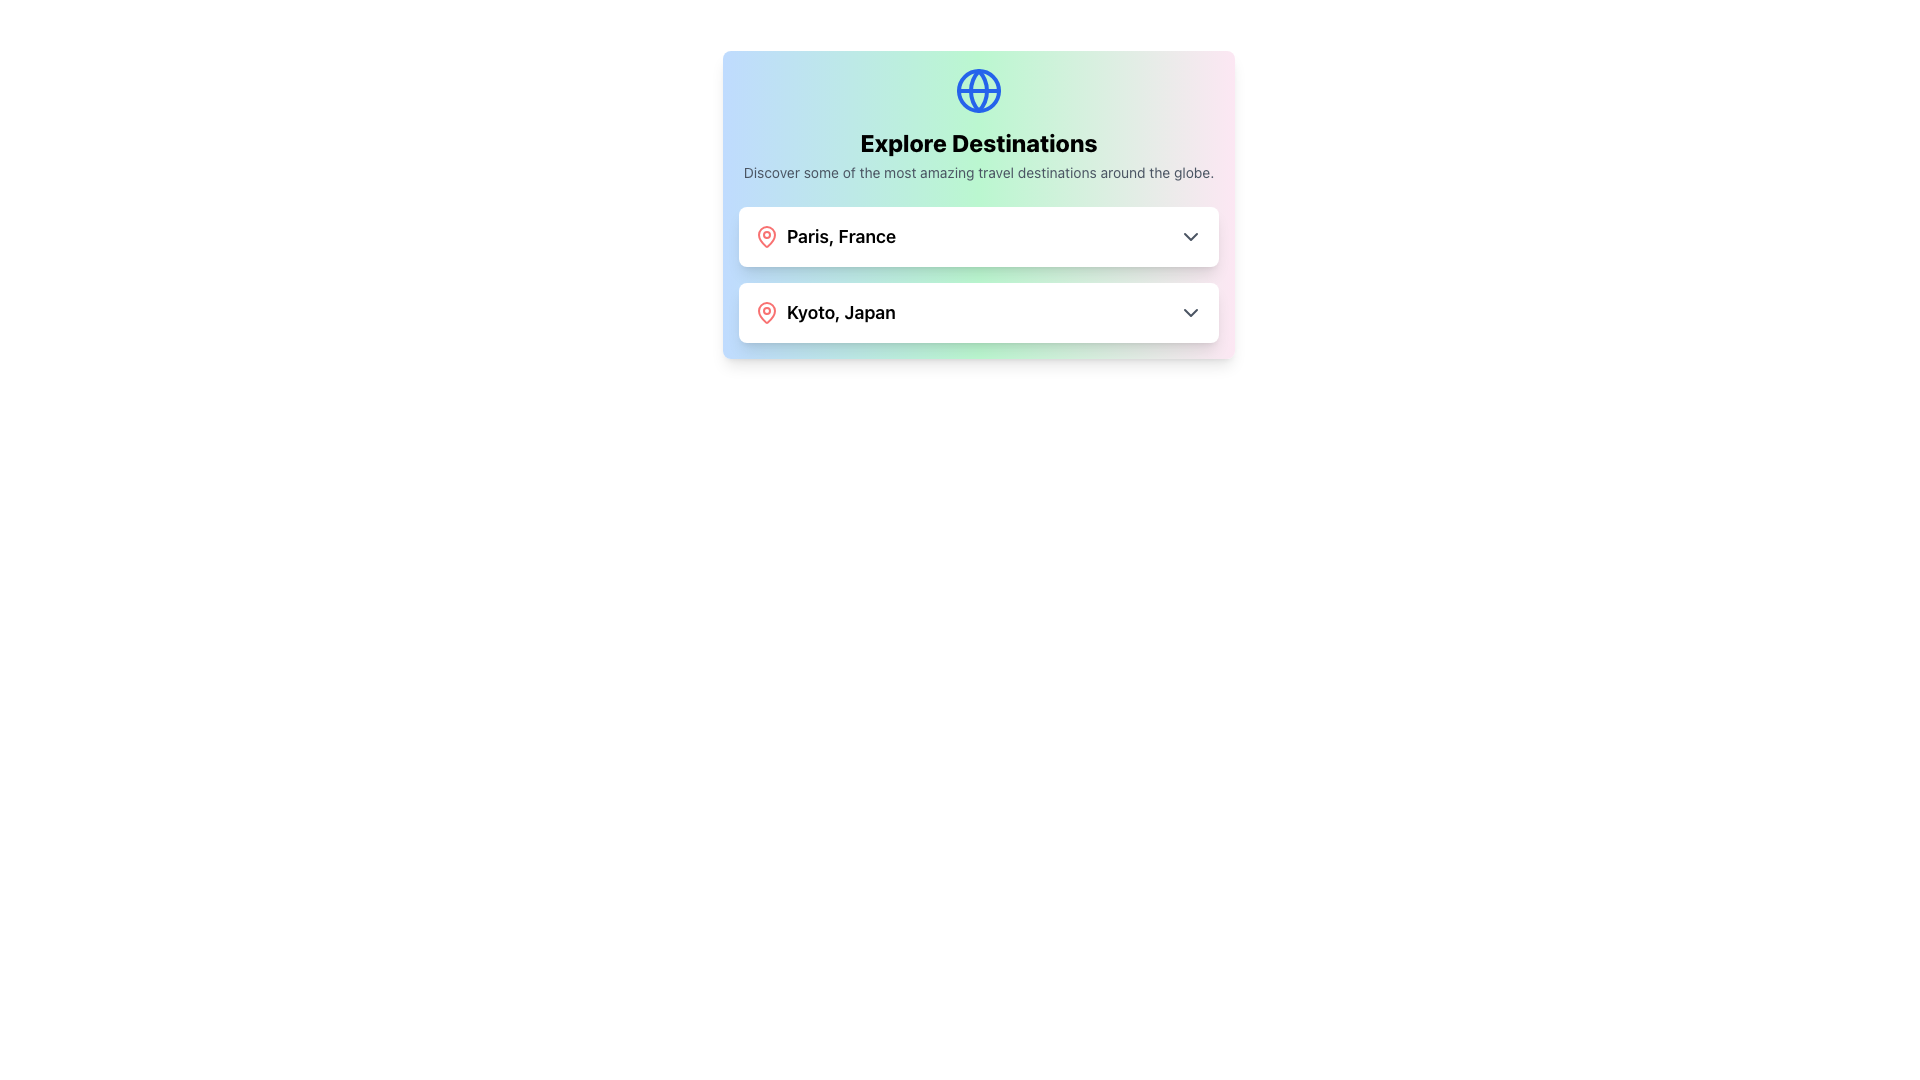 This screenshot has height=1080, width=1920. I want to click on text displayed in the 'Kyoto, Japan' label, which is bold and larger, accompanied by a red location marker icon, located below 'Paris, France' in the 'Explore Destinations' section, so click(825, 312).